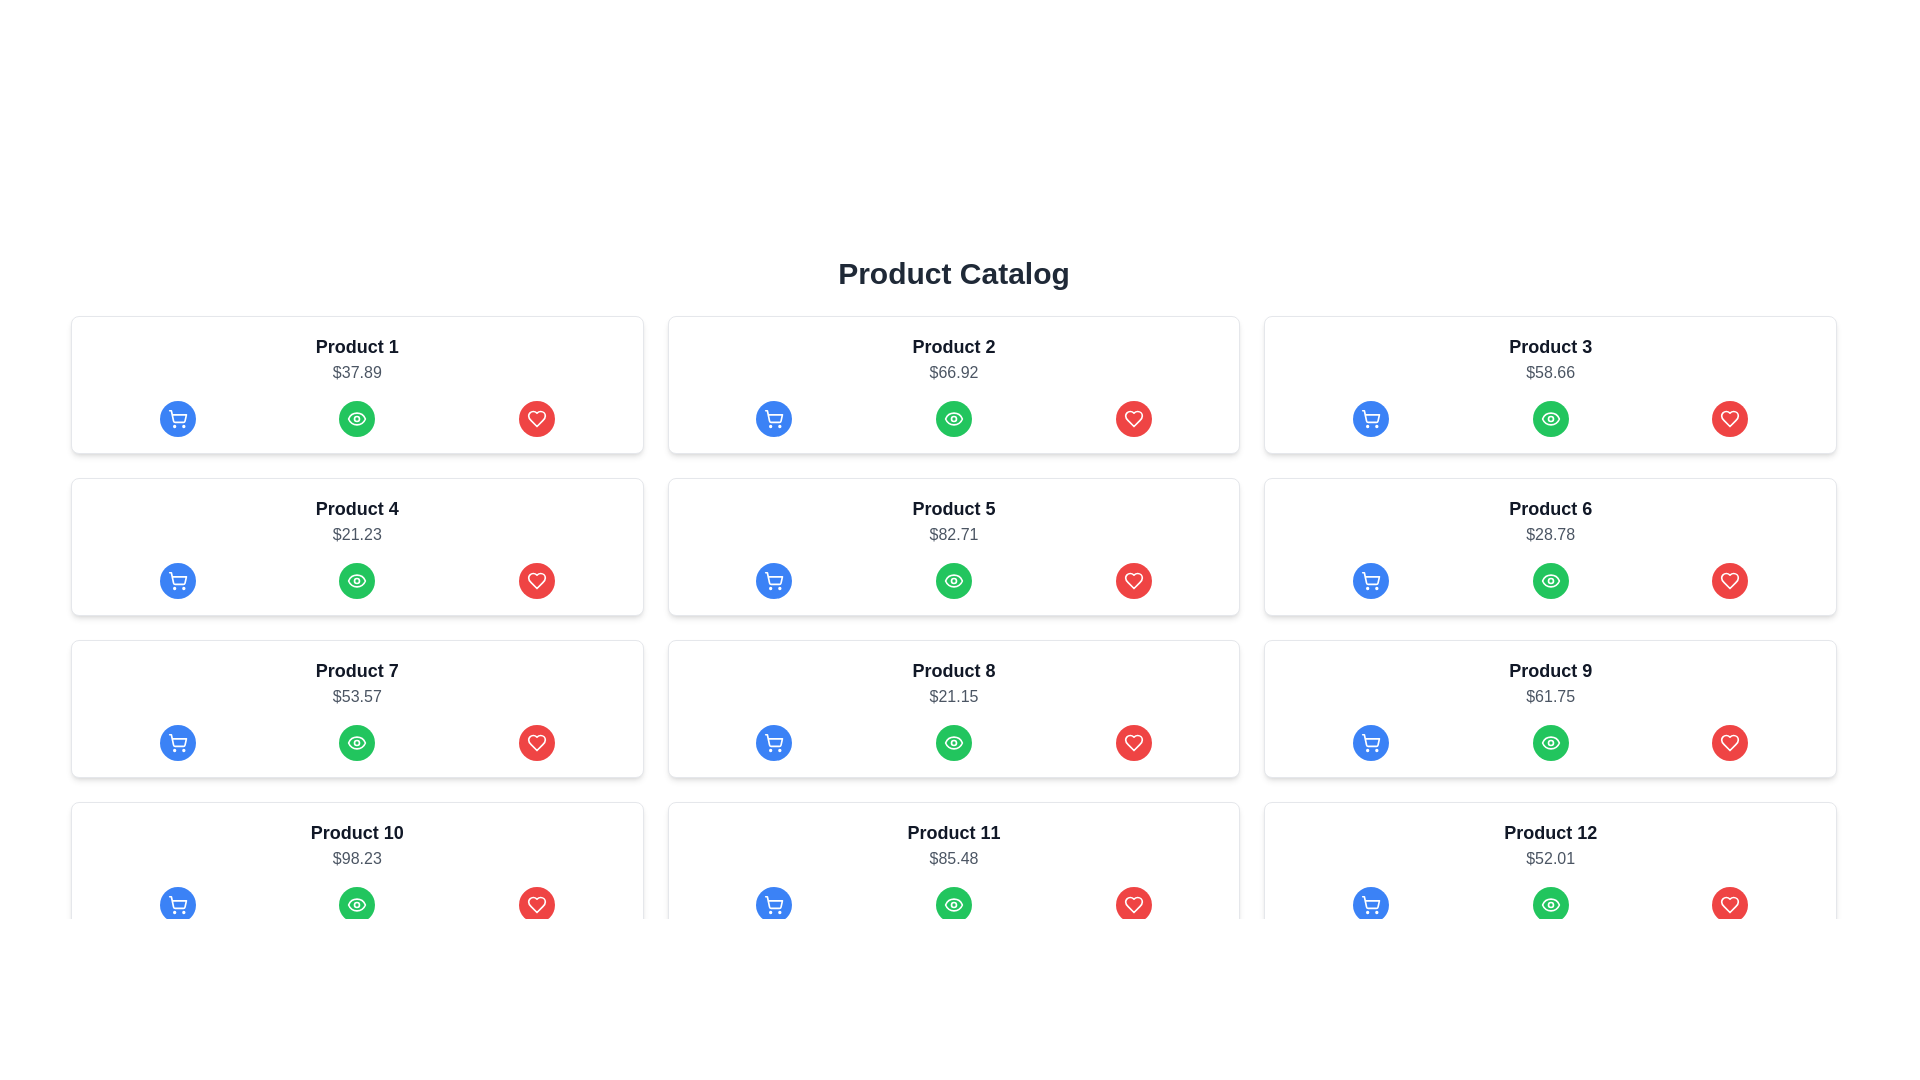  I want to click on the 'Add to Cart' button for Product 11, so click(773, 905).